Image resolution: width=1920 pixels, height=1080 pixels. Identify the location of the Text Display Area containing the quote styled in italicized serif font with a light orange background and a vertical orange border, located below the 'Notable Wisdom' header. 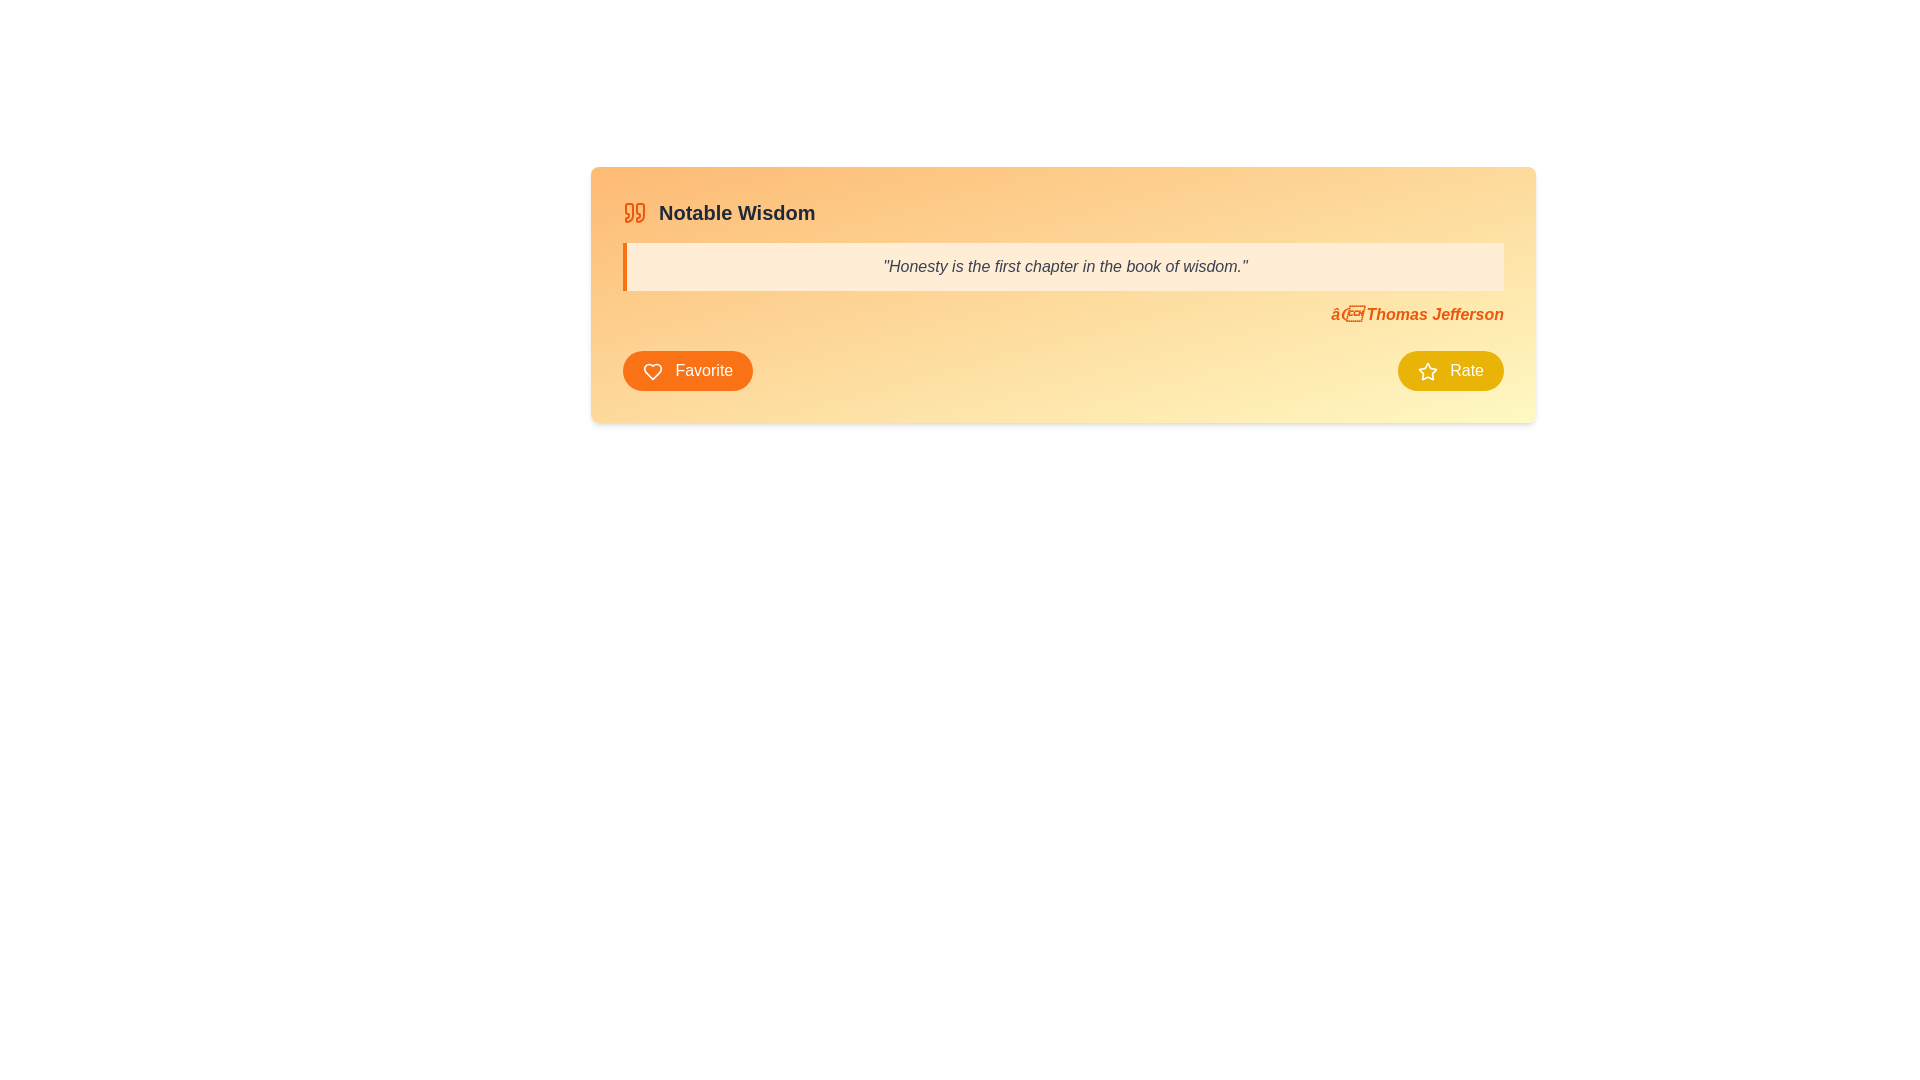
(1062, 265).